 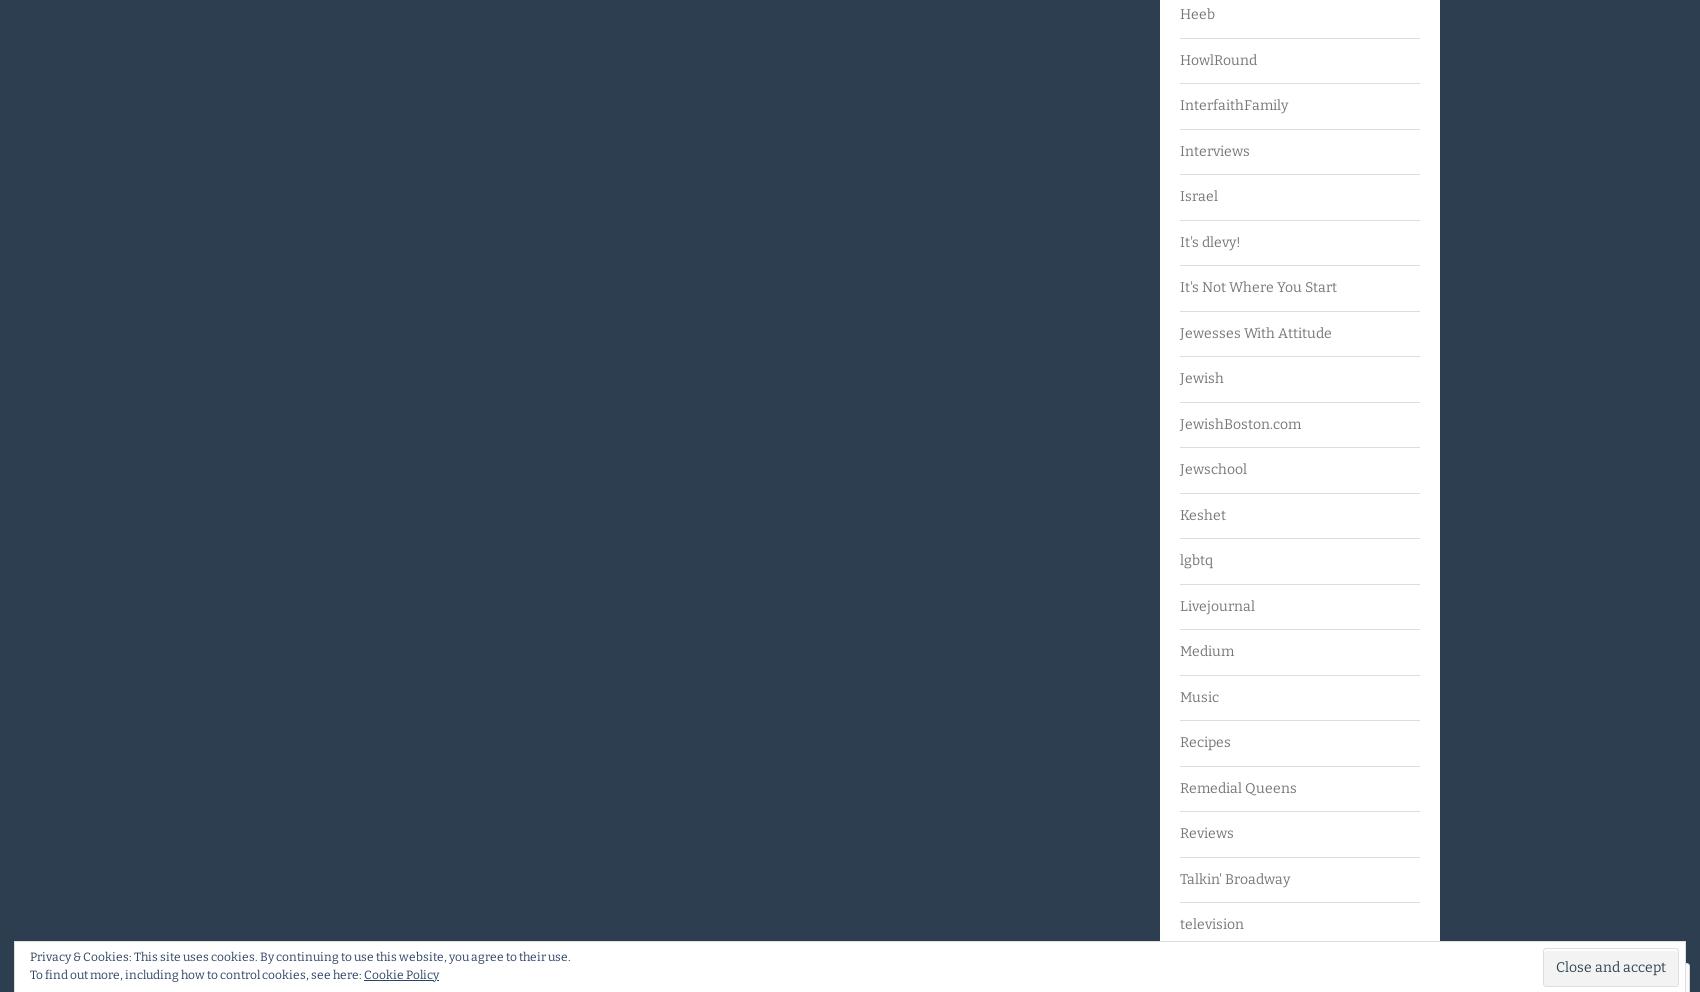 What do you see at coordinates (1198, 695) in the screenshot?
I see `'Music'` at bounding box center [1198, 695].